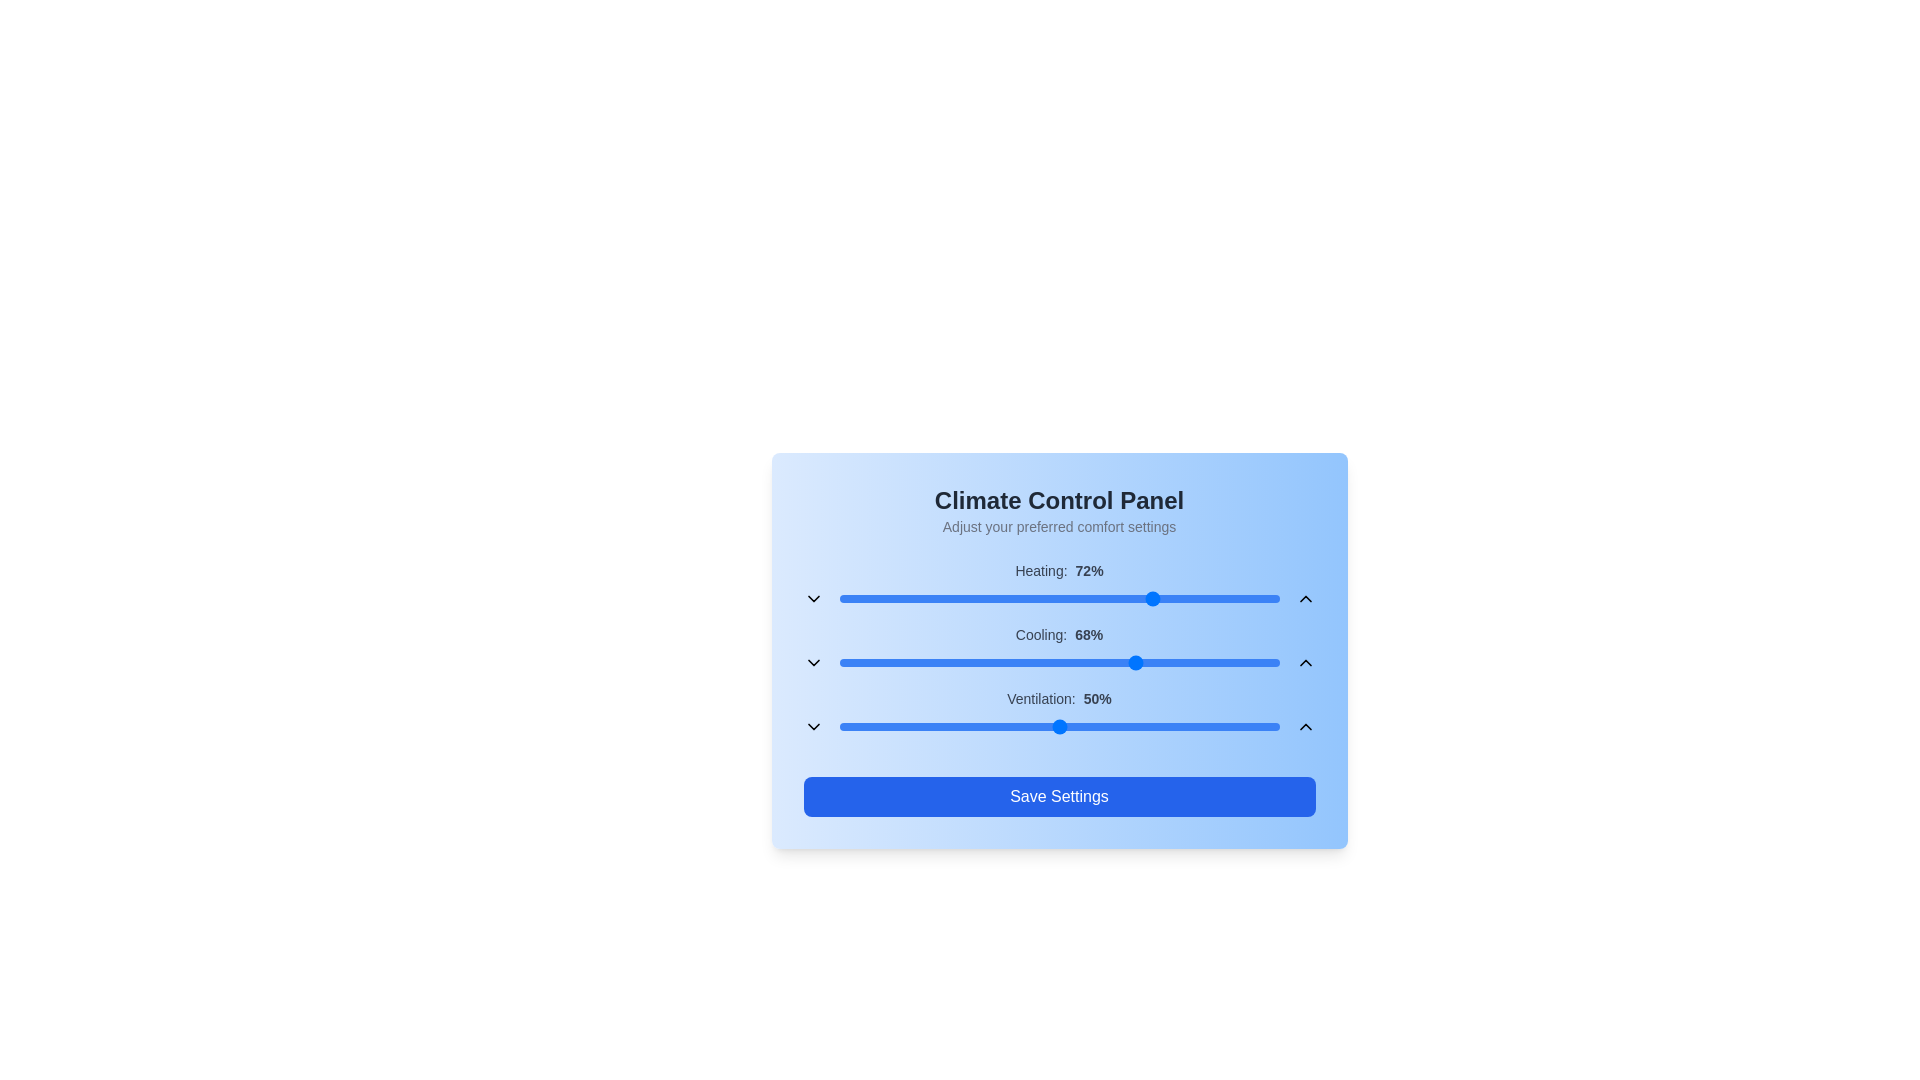  Describe the element at coordinates (813, 597) in the screenshot. I see `the down button to adjust the heating setting` at that location.